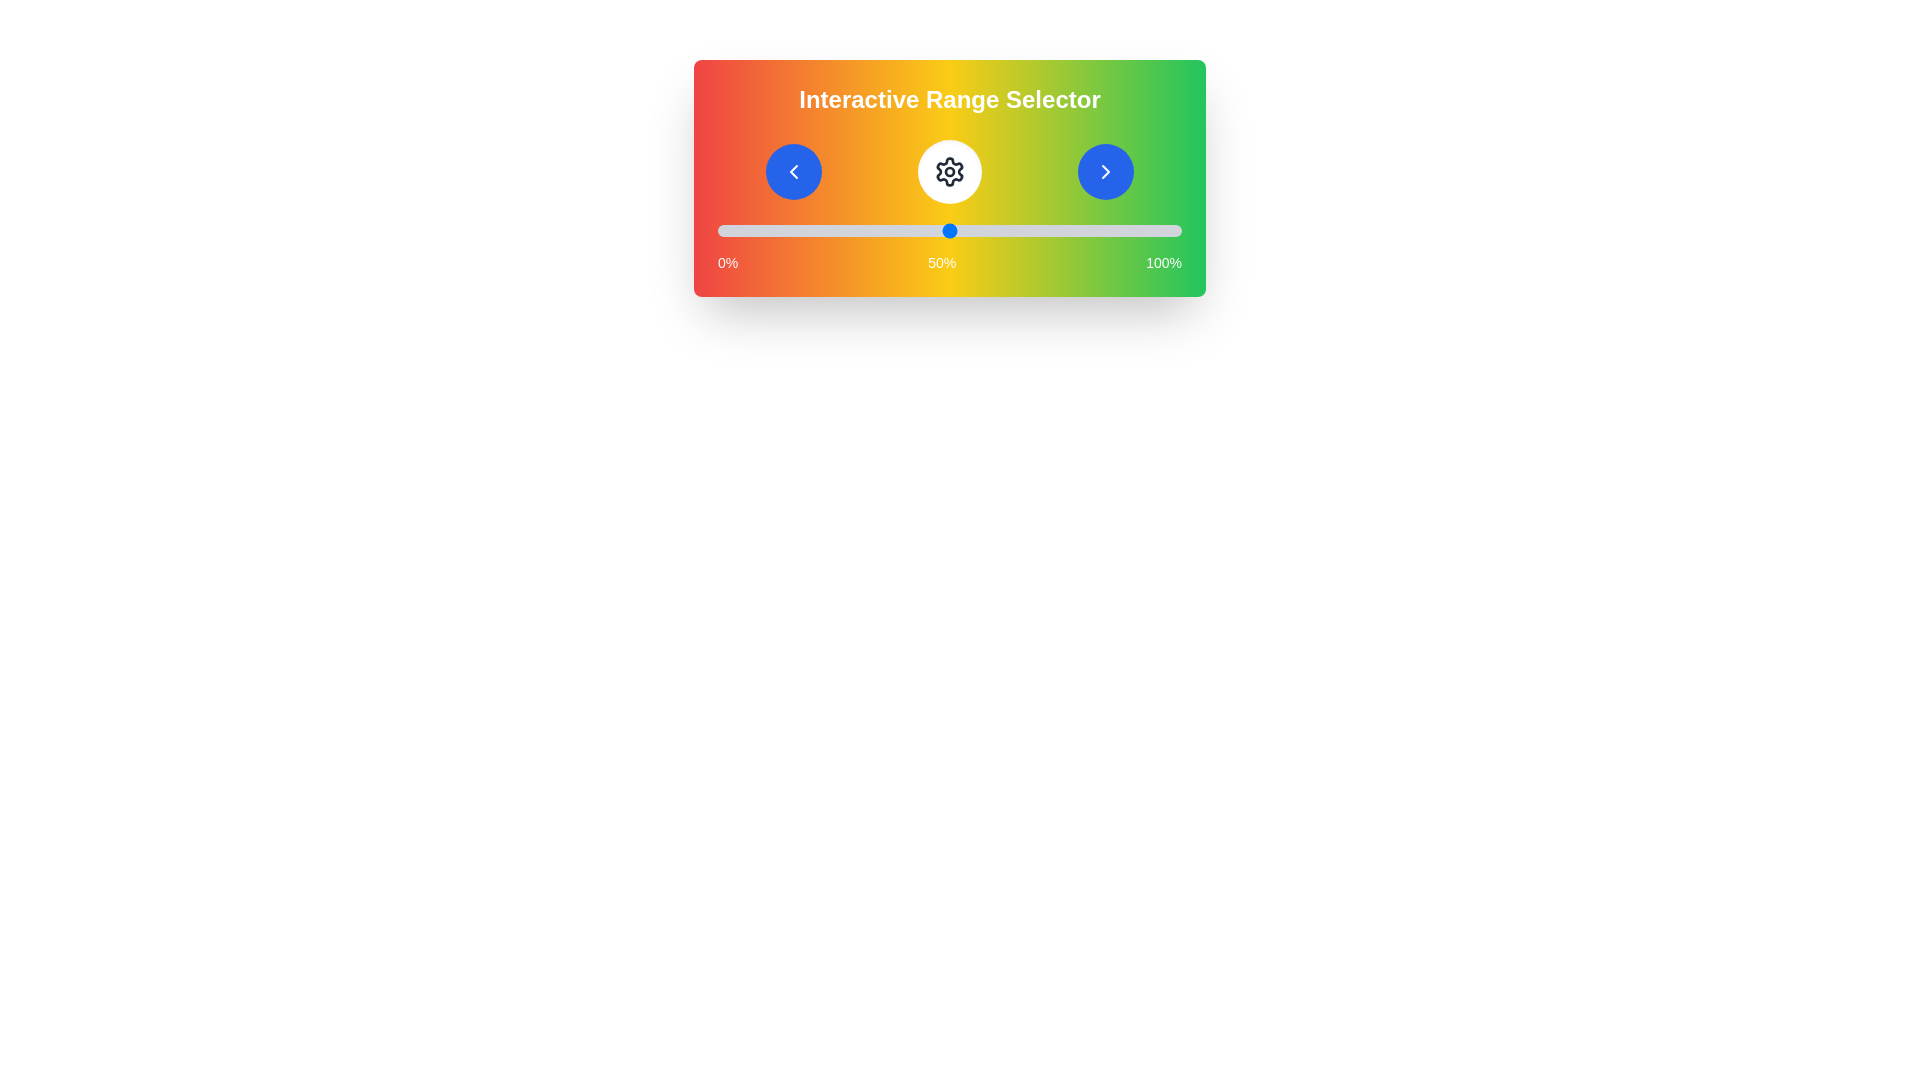 The height and width of the screenshot is (1080, 1920). Describe the element at coordinates (973, 230) in the screenshot. I see `the slider to set the value to 55%` at that location.